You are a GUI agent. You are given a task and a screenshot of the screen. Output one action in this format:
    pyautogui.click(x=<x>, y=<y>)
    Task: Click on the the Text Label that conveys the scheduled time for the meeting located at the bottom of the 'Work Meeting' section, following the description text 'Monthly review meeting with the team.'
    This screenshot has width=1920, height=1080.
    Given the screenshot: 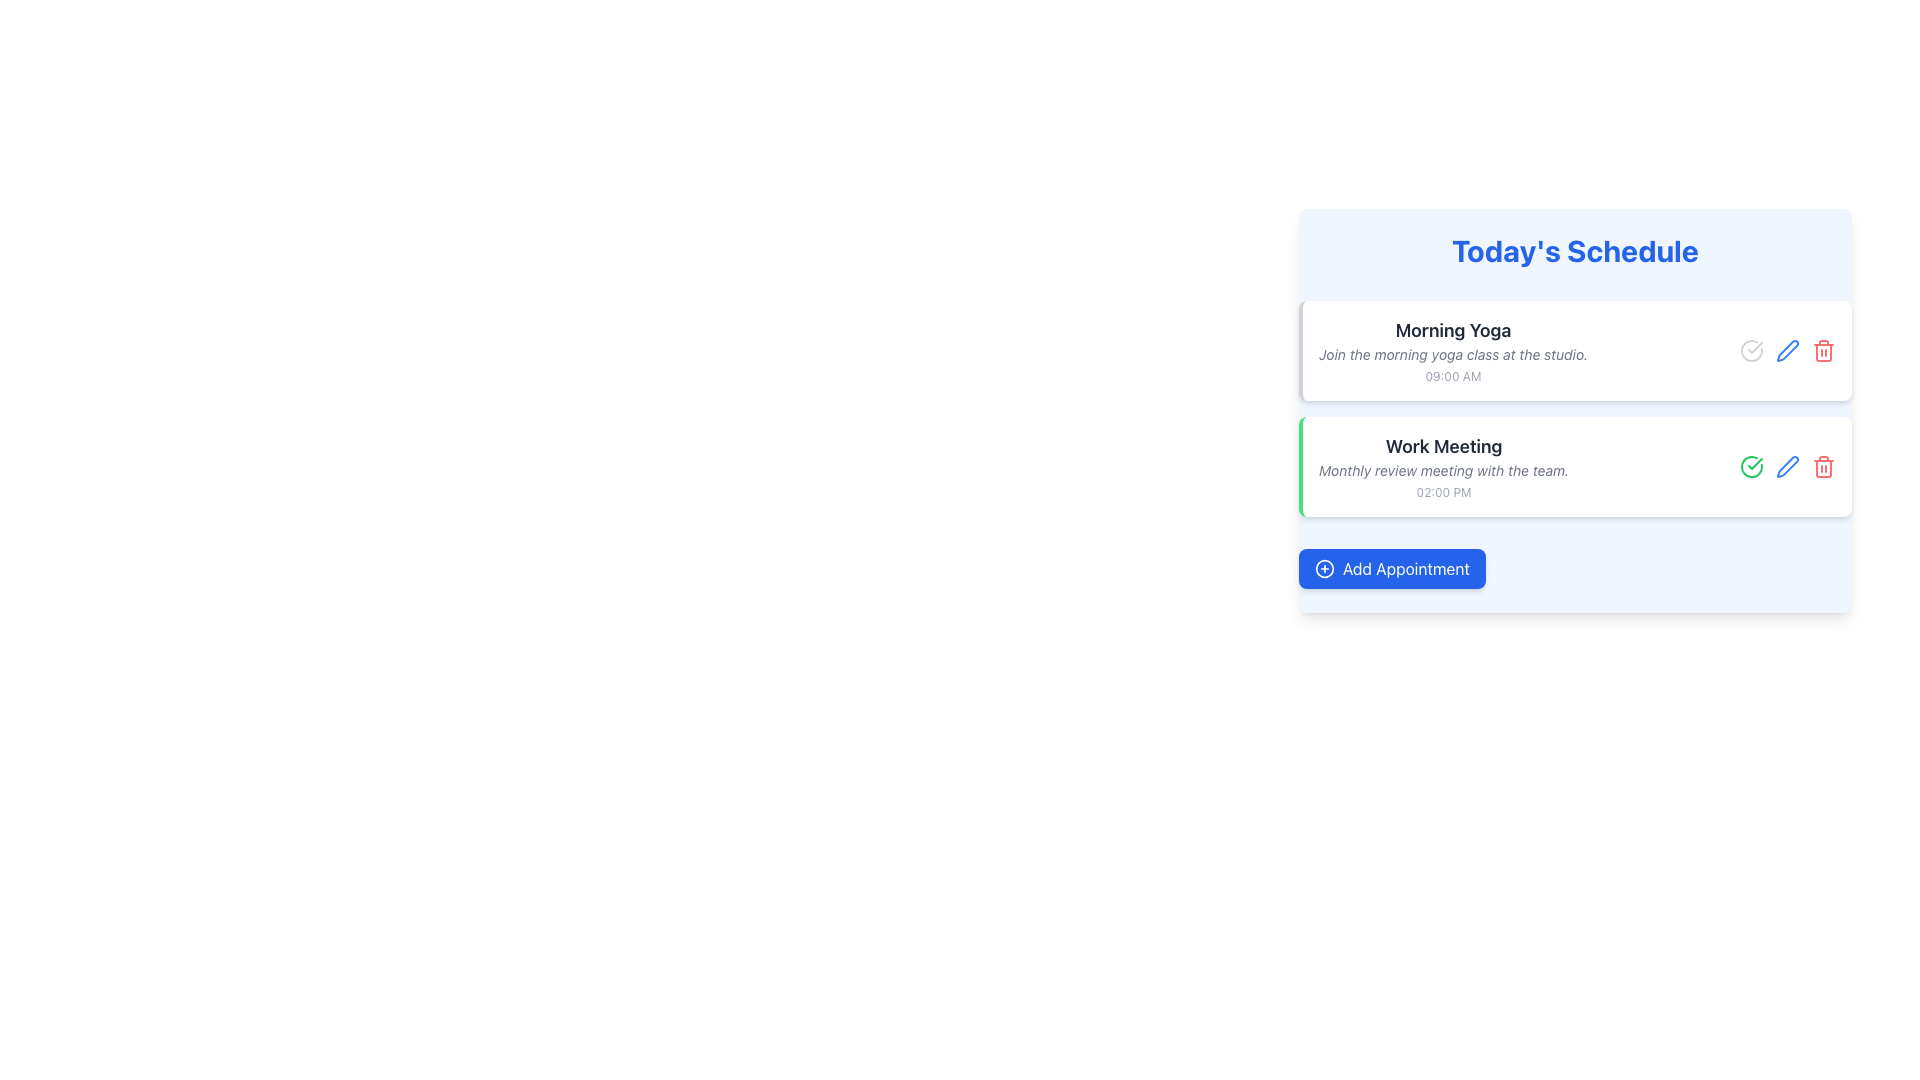 What is the action you would take?
    pyautogui.click(x=1444, y=493)
    